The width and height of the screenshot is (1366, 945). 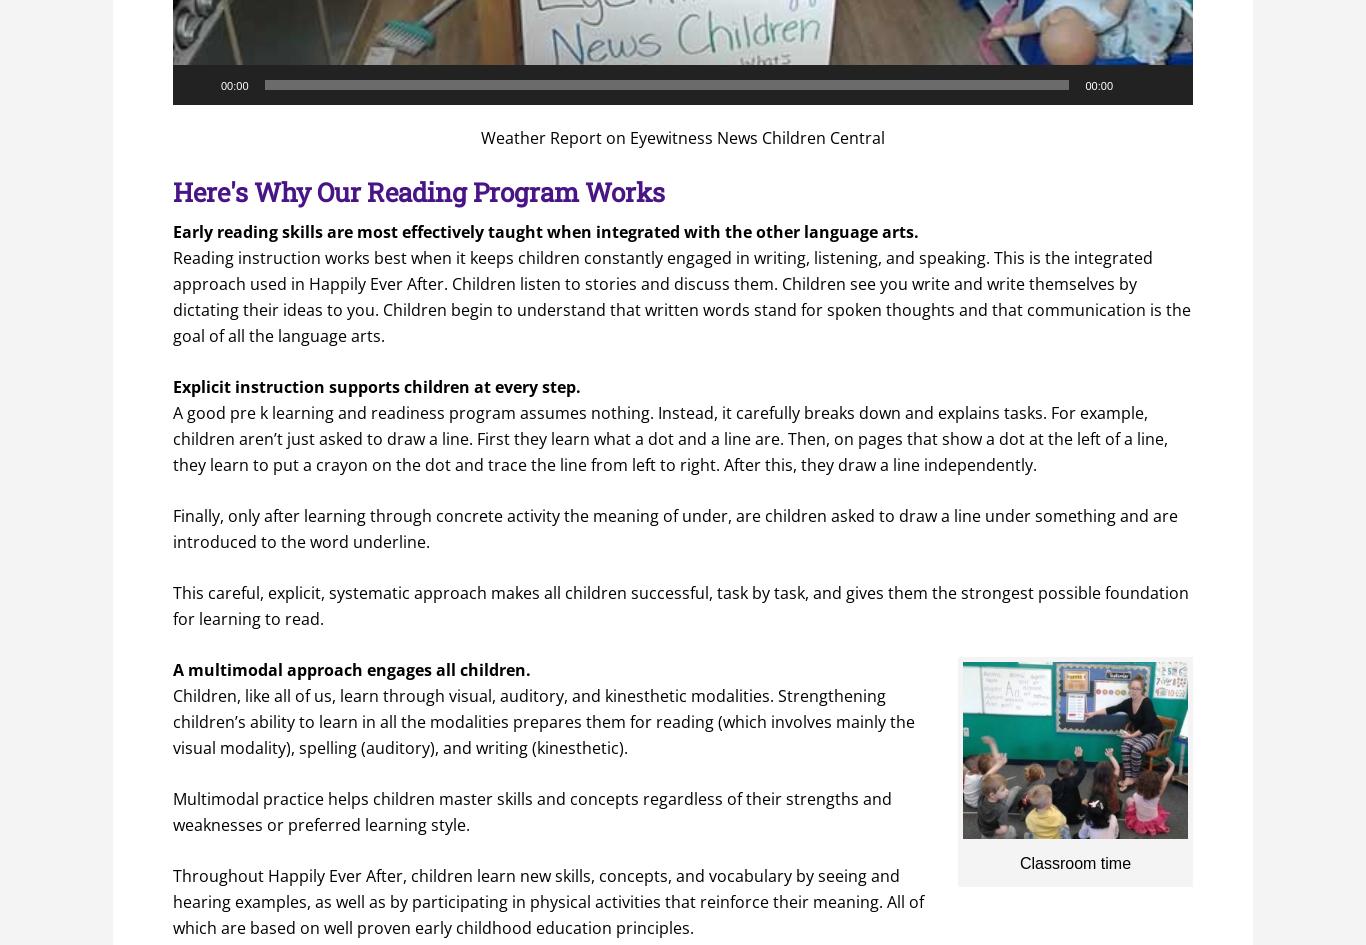 What do you see at coordinates (674, 526) in the screenshot?
I see `'Finally, only after learning through concrete activity the meaning of under, are children asked to draw a line under something and are introduced to the word underline.'` at bounding box center [674, 526].